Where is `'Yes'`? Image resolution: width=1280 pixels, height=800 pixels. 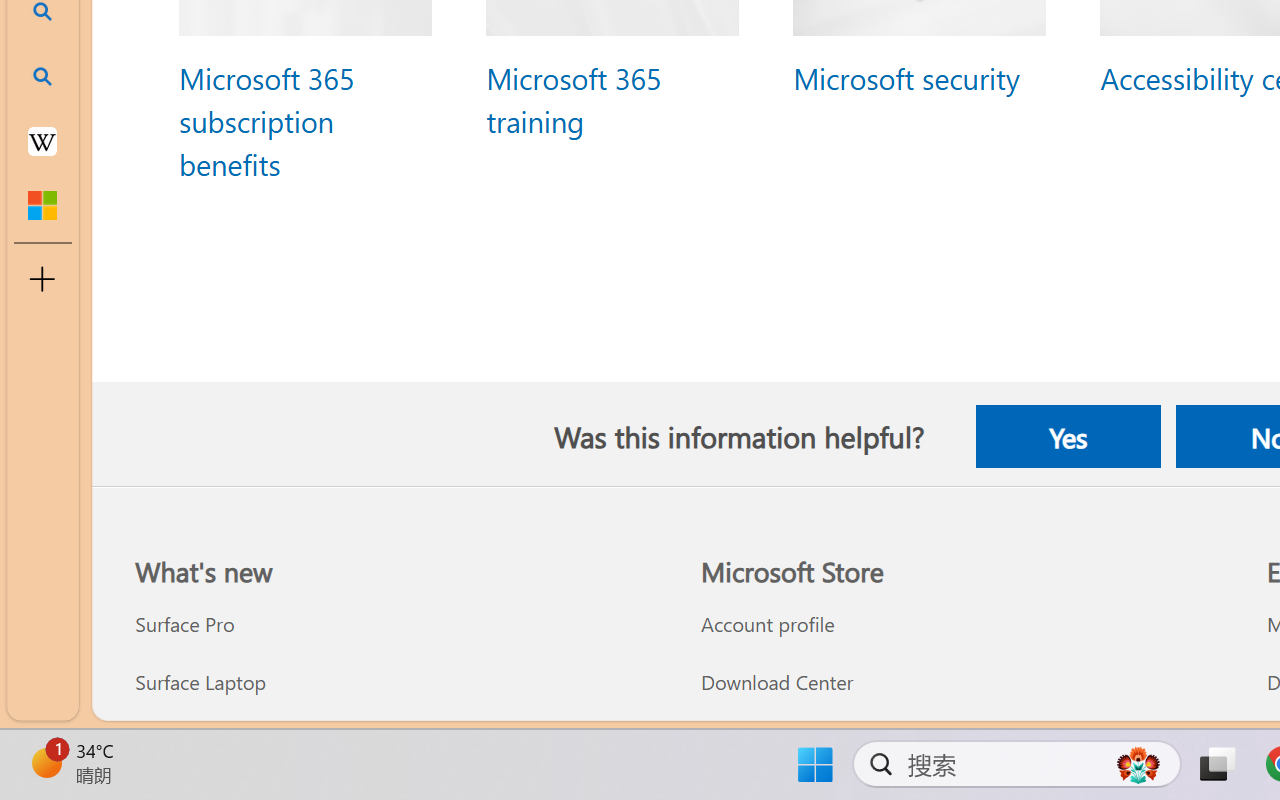
'Yes' is located at coordinates (1066, 435).